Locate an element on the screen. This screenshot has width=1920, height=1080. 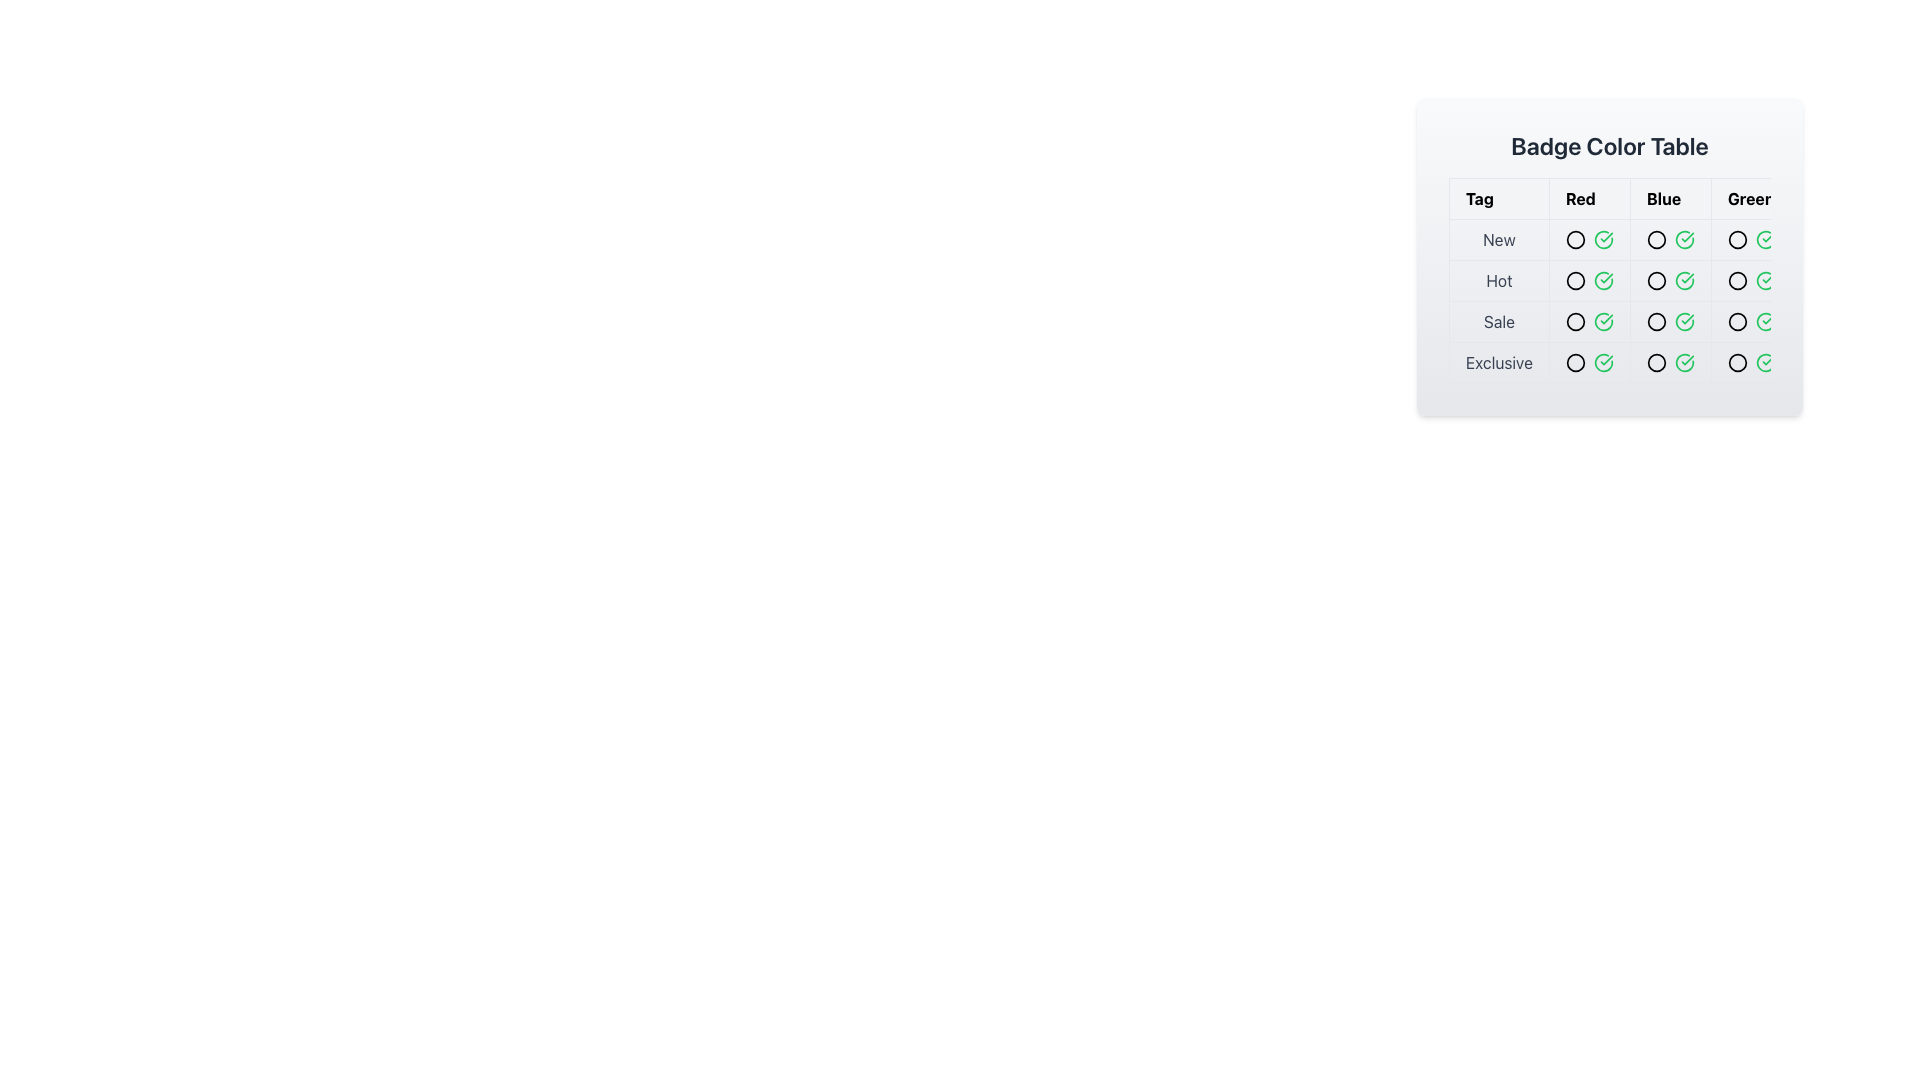
the 'Green' badge icon for the 'Exclusive' category, which visually indicates active or inactive status in the table layout is located at coordinates (1750, 362).